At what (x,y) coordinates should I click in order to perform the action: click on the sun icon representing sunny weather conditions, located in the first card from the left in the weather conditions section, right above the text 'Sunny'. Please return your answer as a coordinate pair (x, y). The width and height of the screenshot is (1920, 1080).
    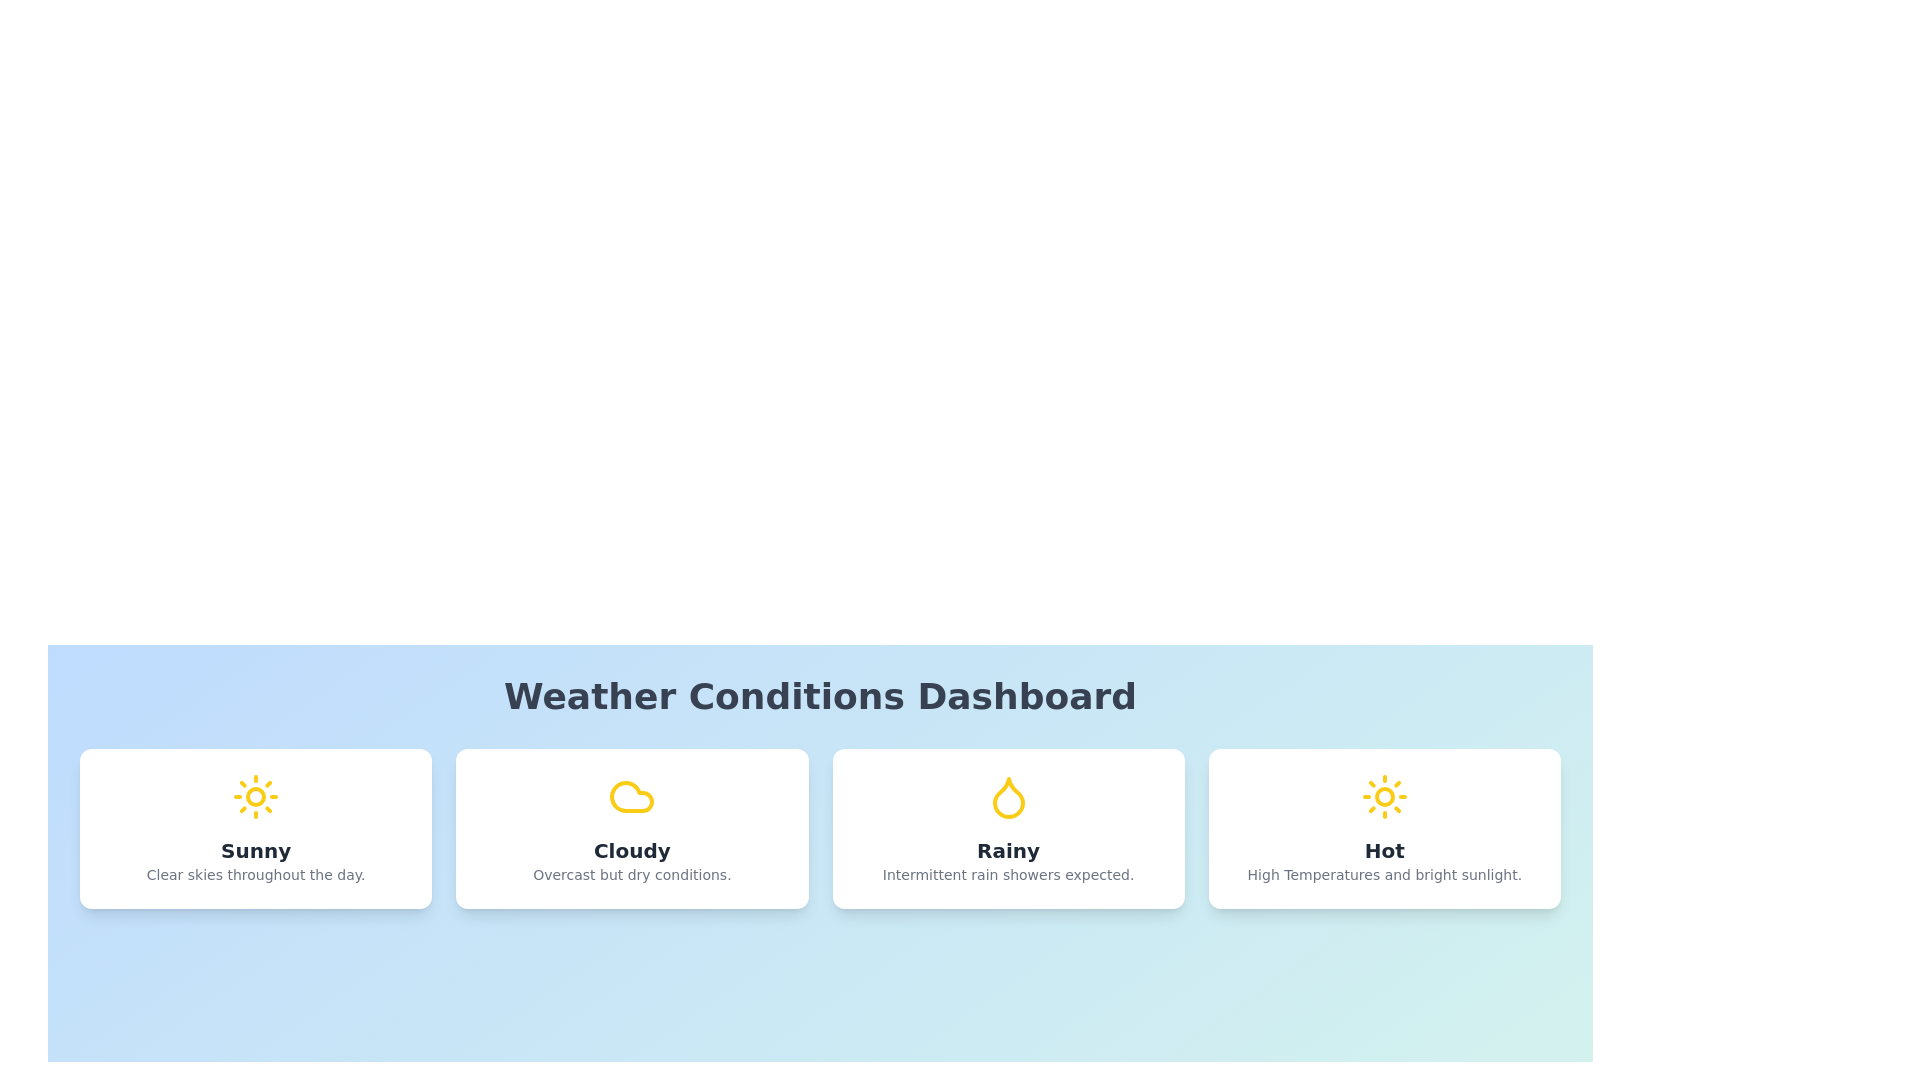
    Looking at the image, I should click on (255, 796).